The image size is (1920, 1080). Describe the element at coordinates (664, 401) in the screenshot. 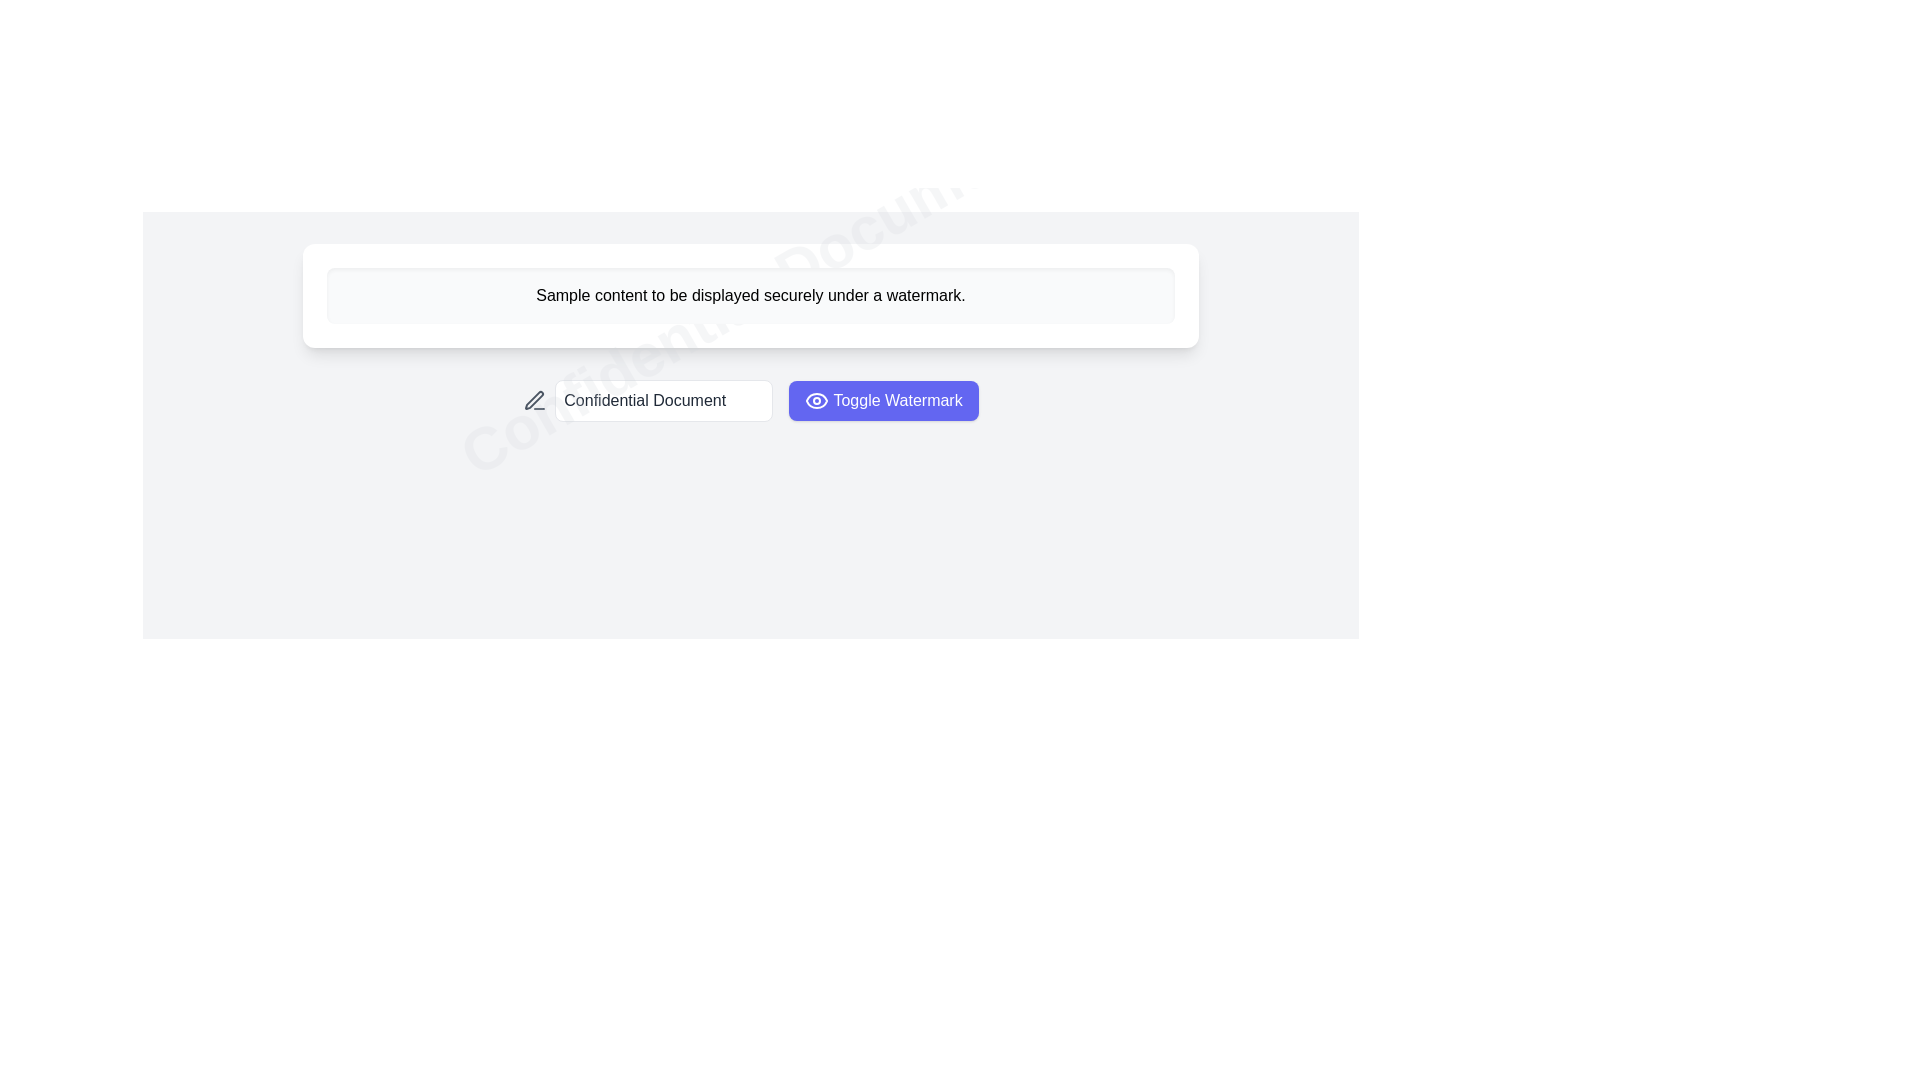

I see `the Text Input Field, which is located between a pen icon and a blue button labeled 'Toggle Watermark', to focus on it` at that location.